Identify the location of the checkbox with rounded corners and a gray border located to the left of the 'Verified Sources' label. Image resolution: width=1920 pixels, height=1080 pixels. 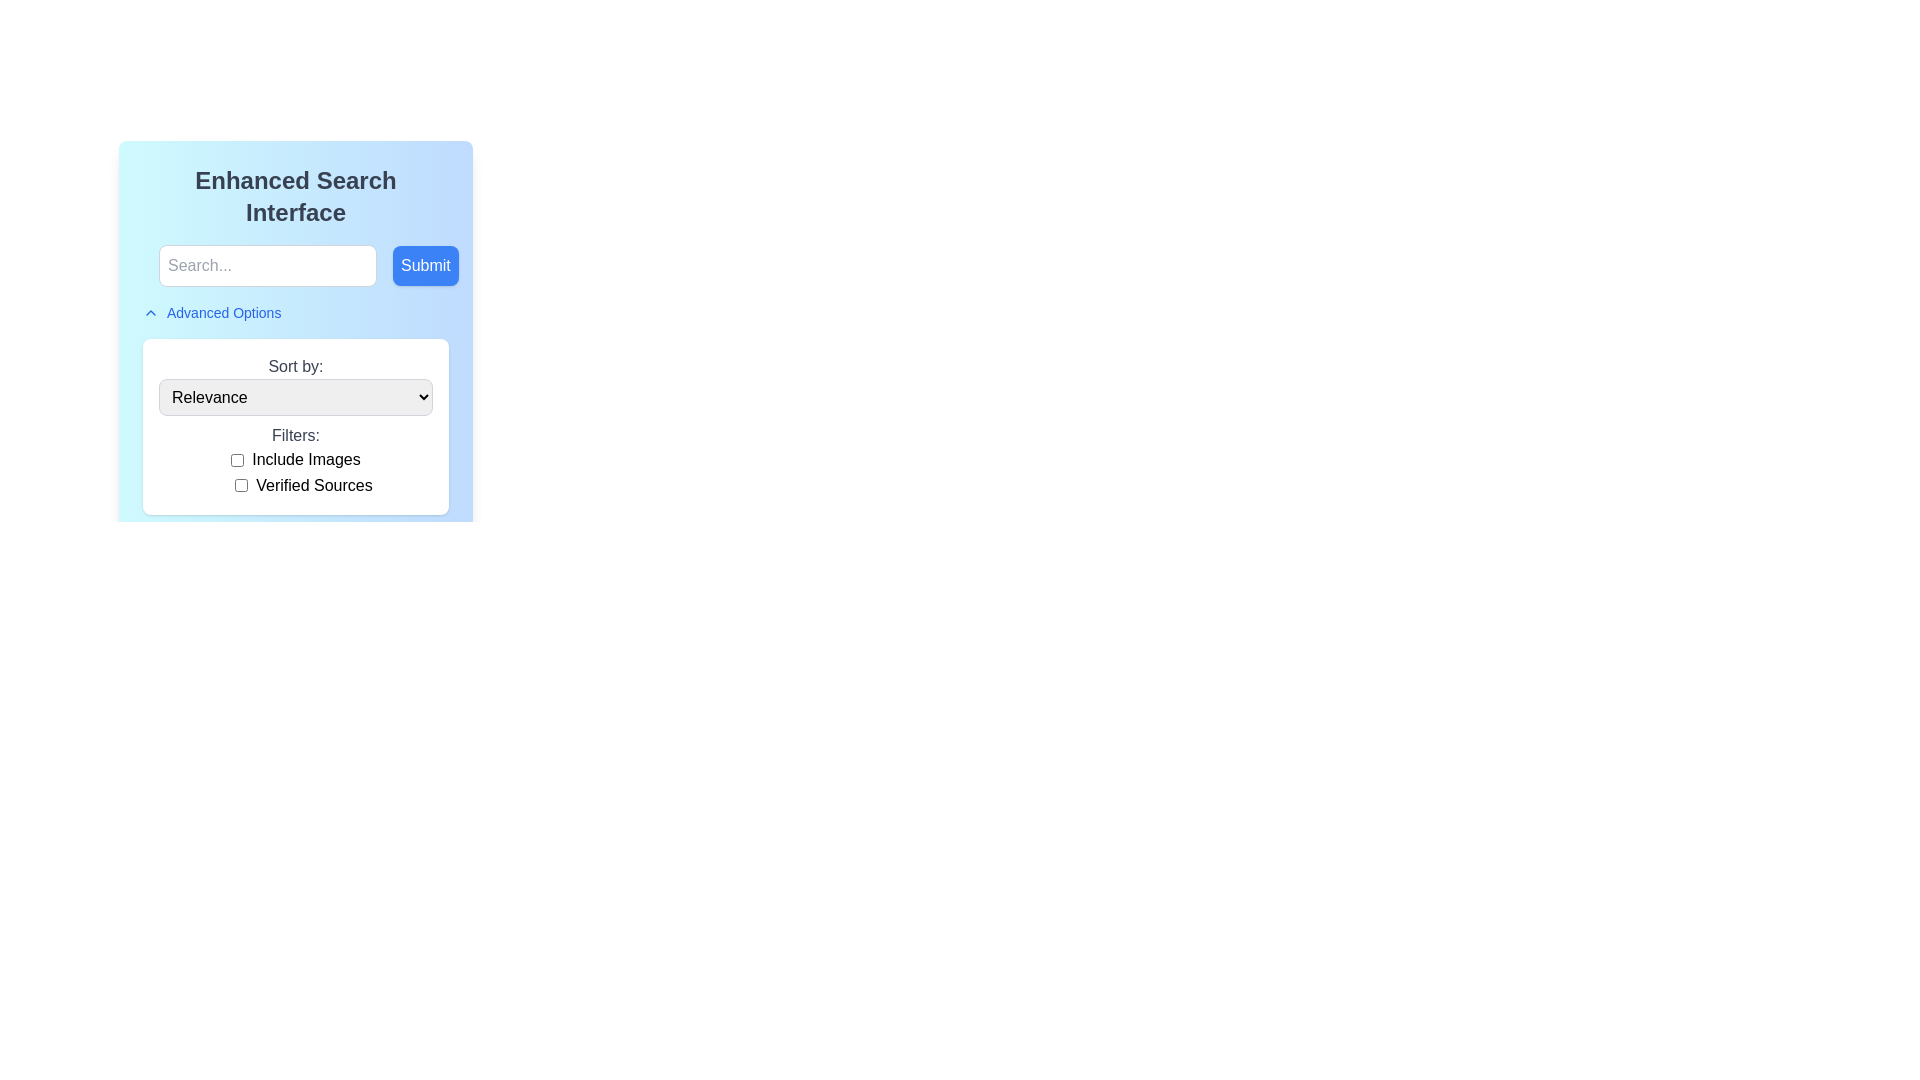
(240, 485).